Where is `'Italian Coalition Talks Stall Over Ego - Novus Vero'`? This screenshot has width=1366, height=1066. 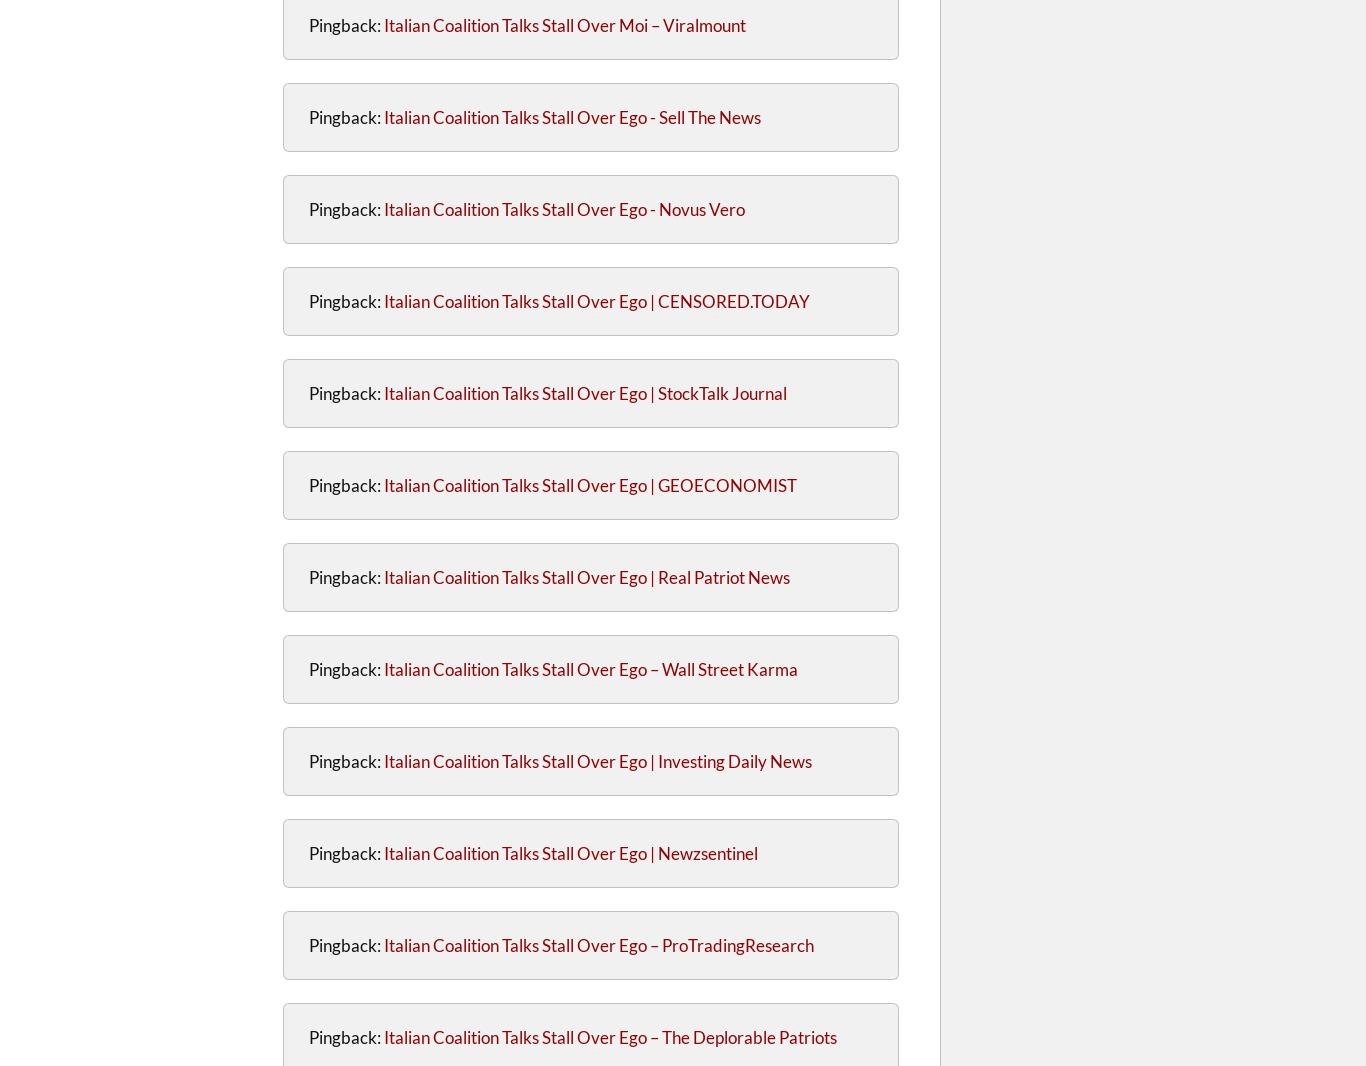 'Italian Coalition Talks Stall Over Ego - Novus Vero' is located at coordinates (382, 208).